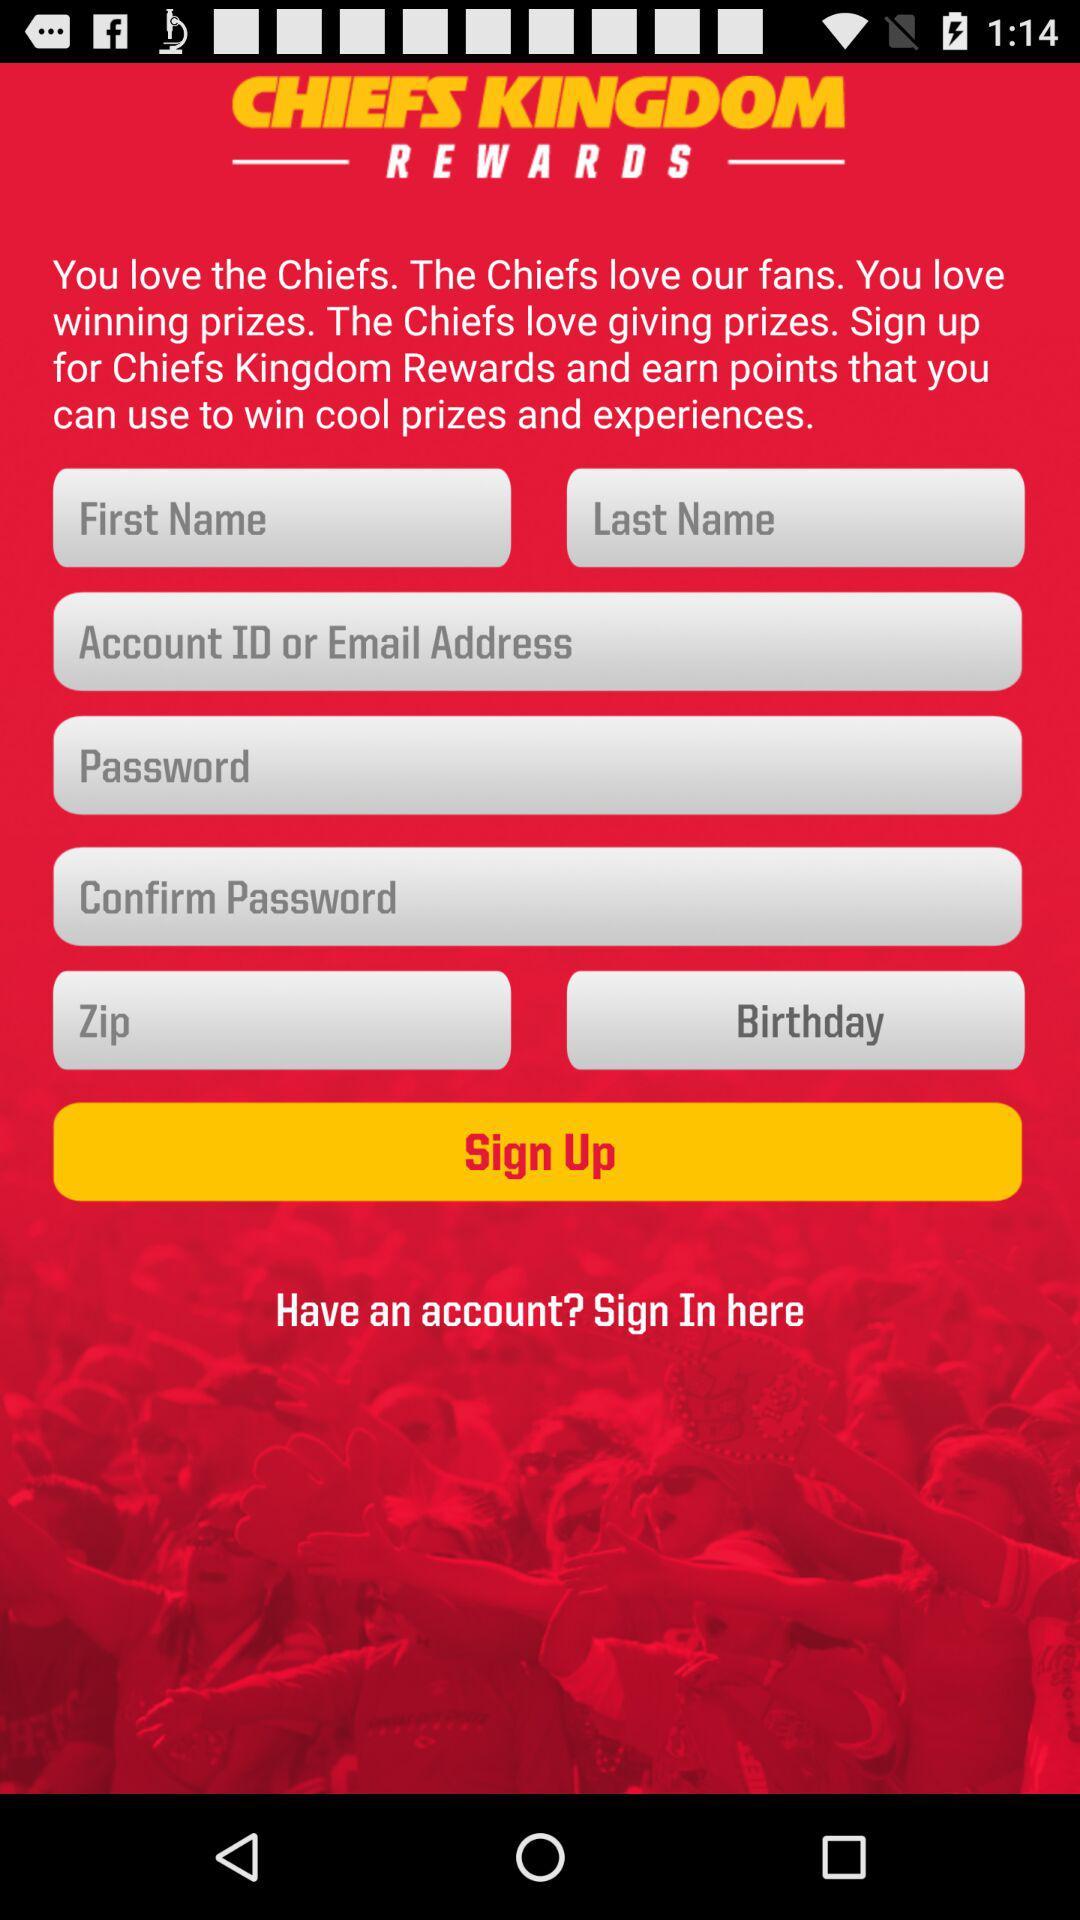 The image size is (1080, 1920). What do you see at coordinates (540, 764) in the screenshot?
I see `type password` at bounding box center [540, 764].